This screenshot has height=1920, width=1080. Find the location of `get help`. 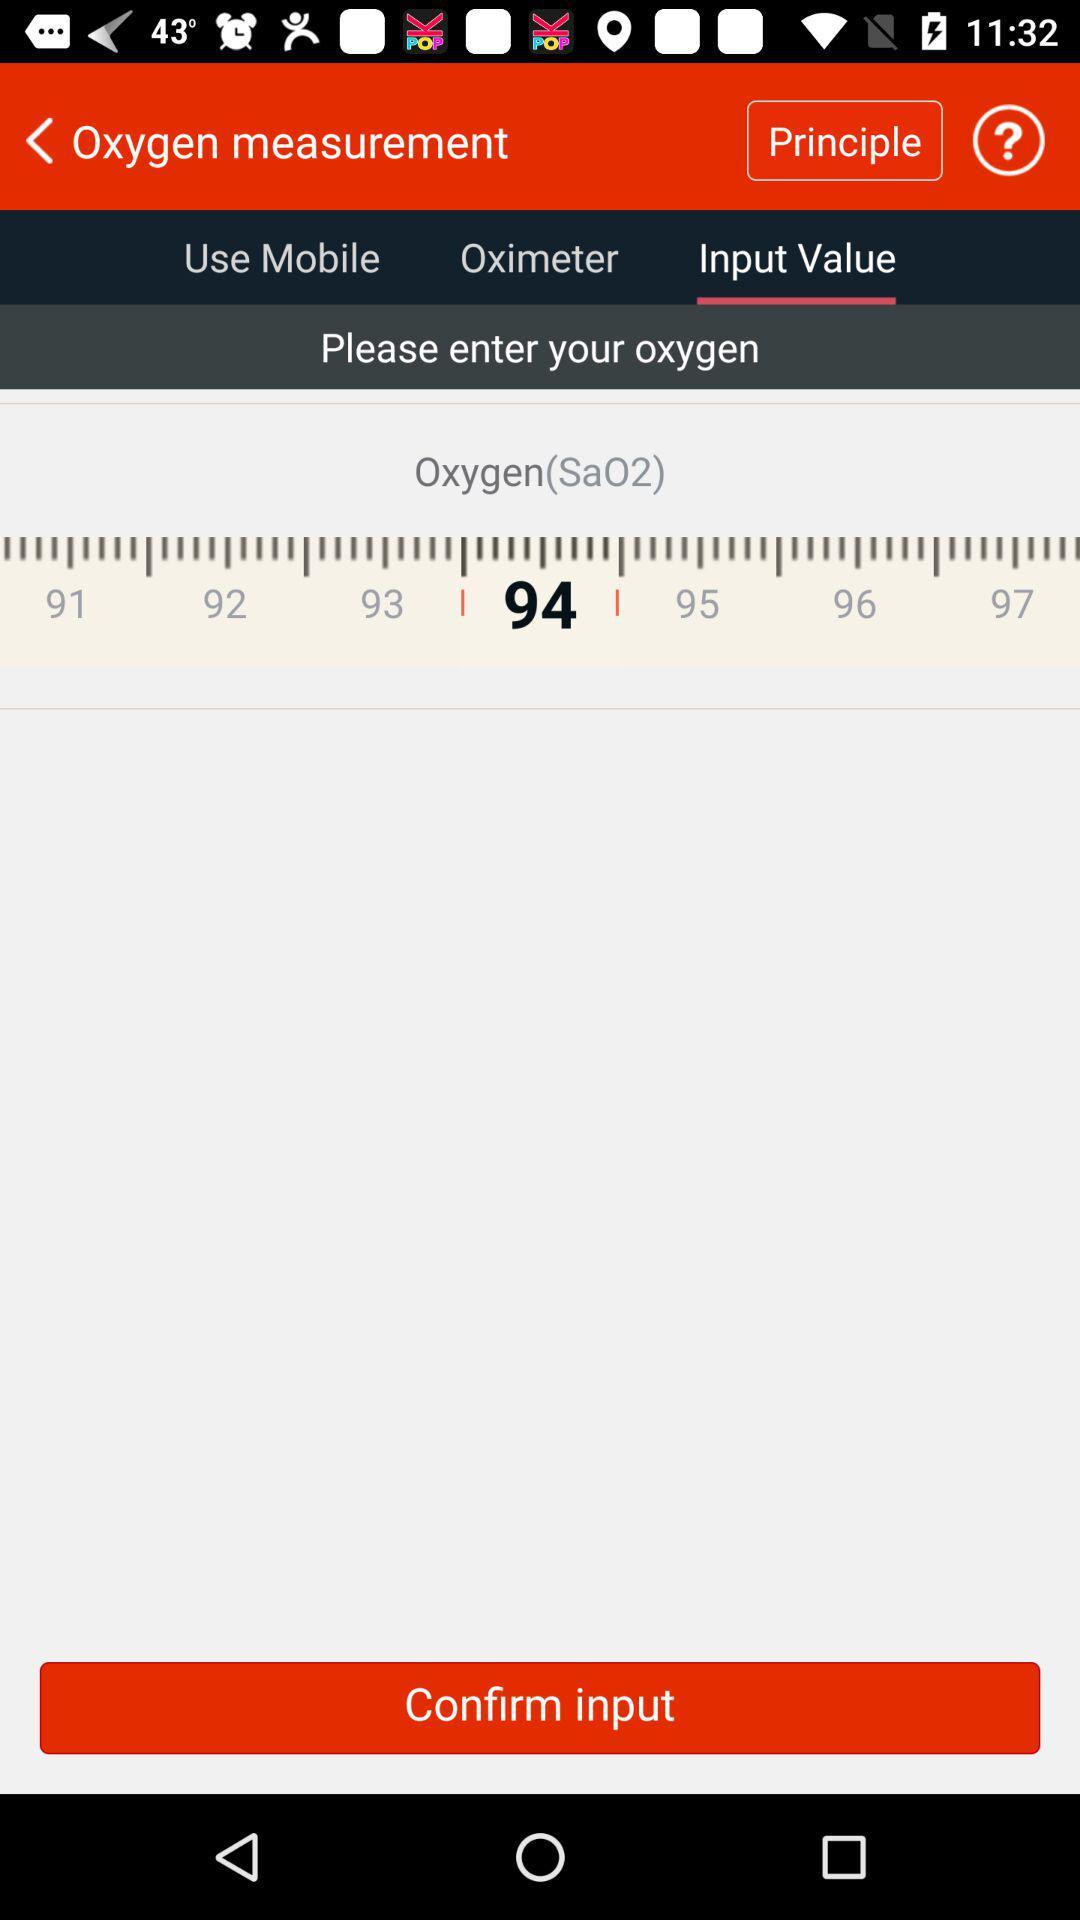

get help is located at coordinates (1008, 139).